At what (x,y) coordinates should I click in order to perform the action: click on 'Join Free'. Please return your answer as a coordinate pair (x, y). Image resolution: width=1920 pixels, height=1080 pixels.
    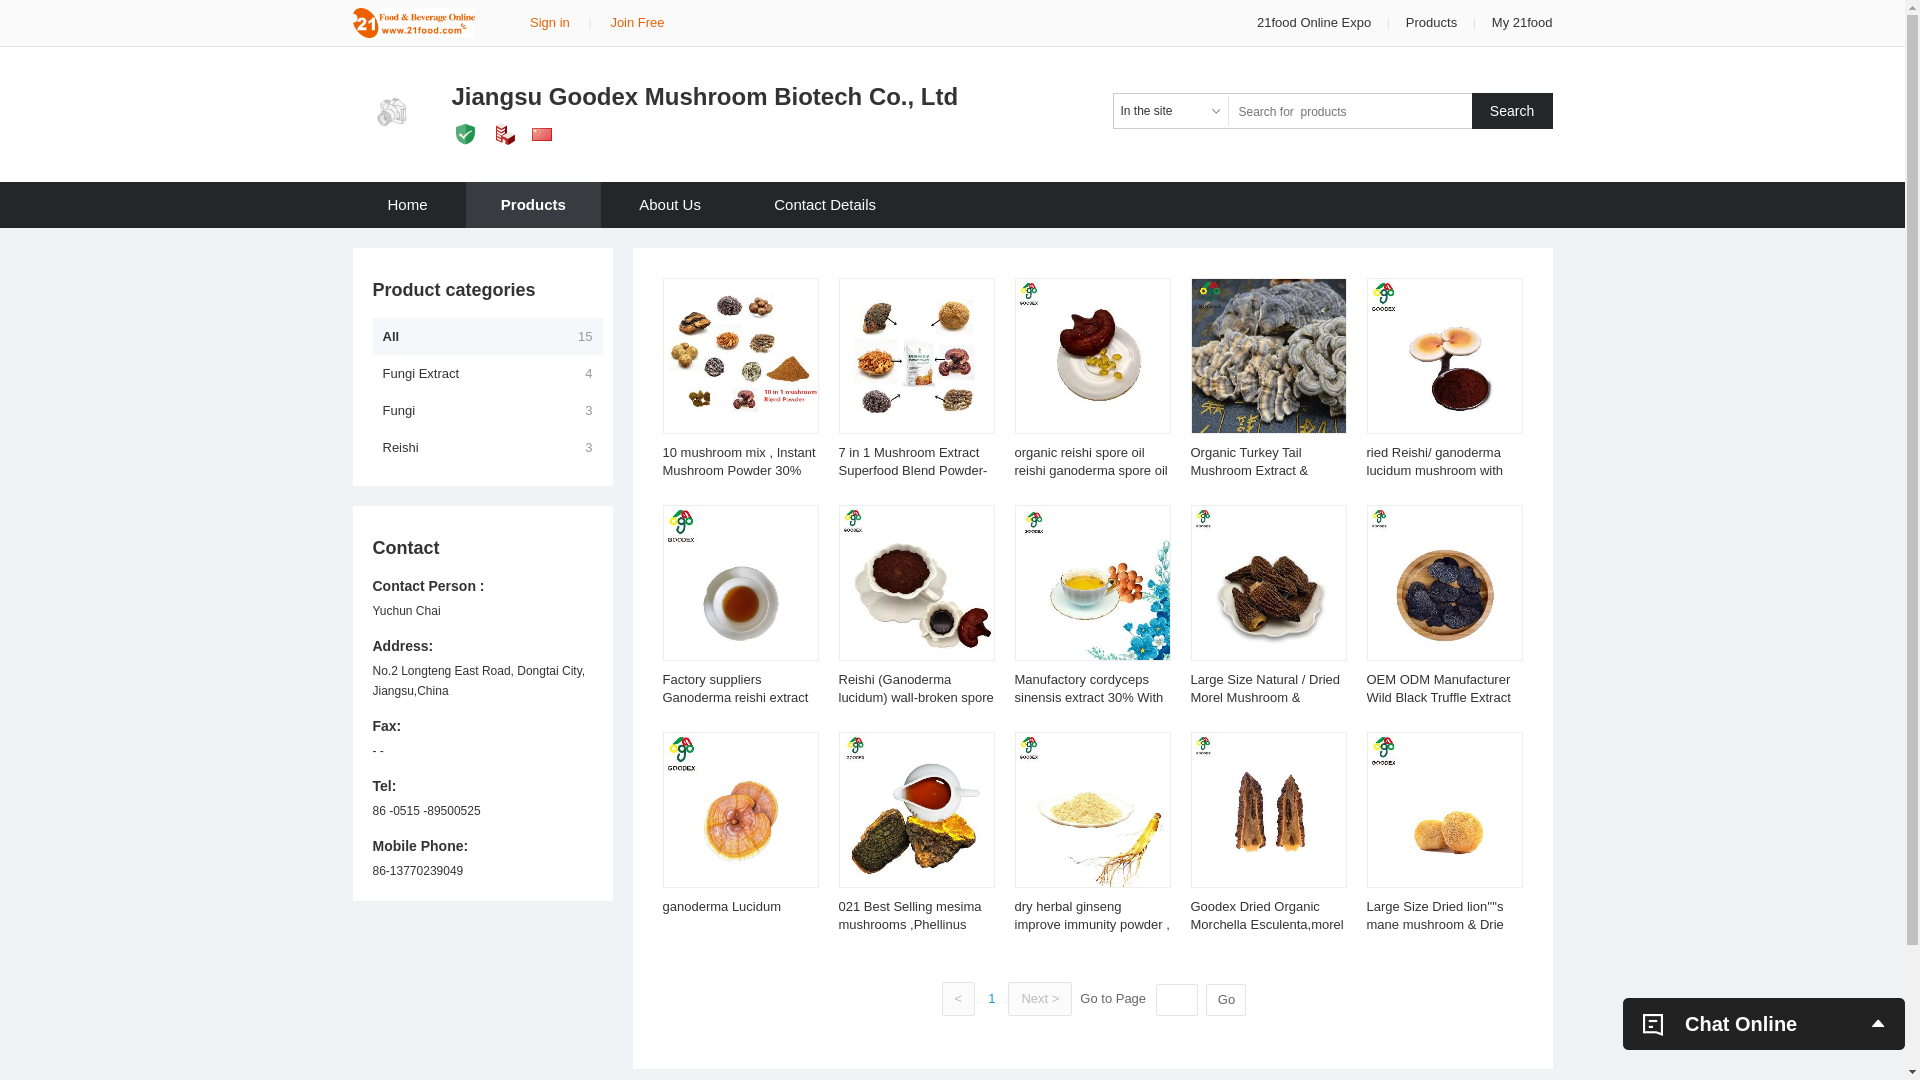
    Looking at the image, I should click on (608, 22).